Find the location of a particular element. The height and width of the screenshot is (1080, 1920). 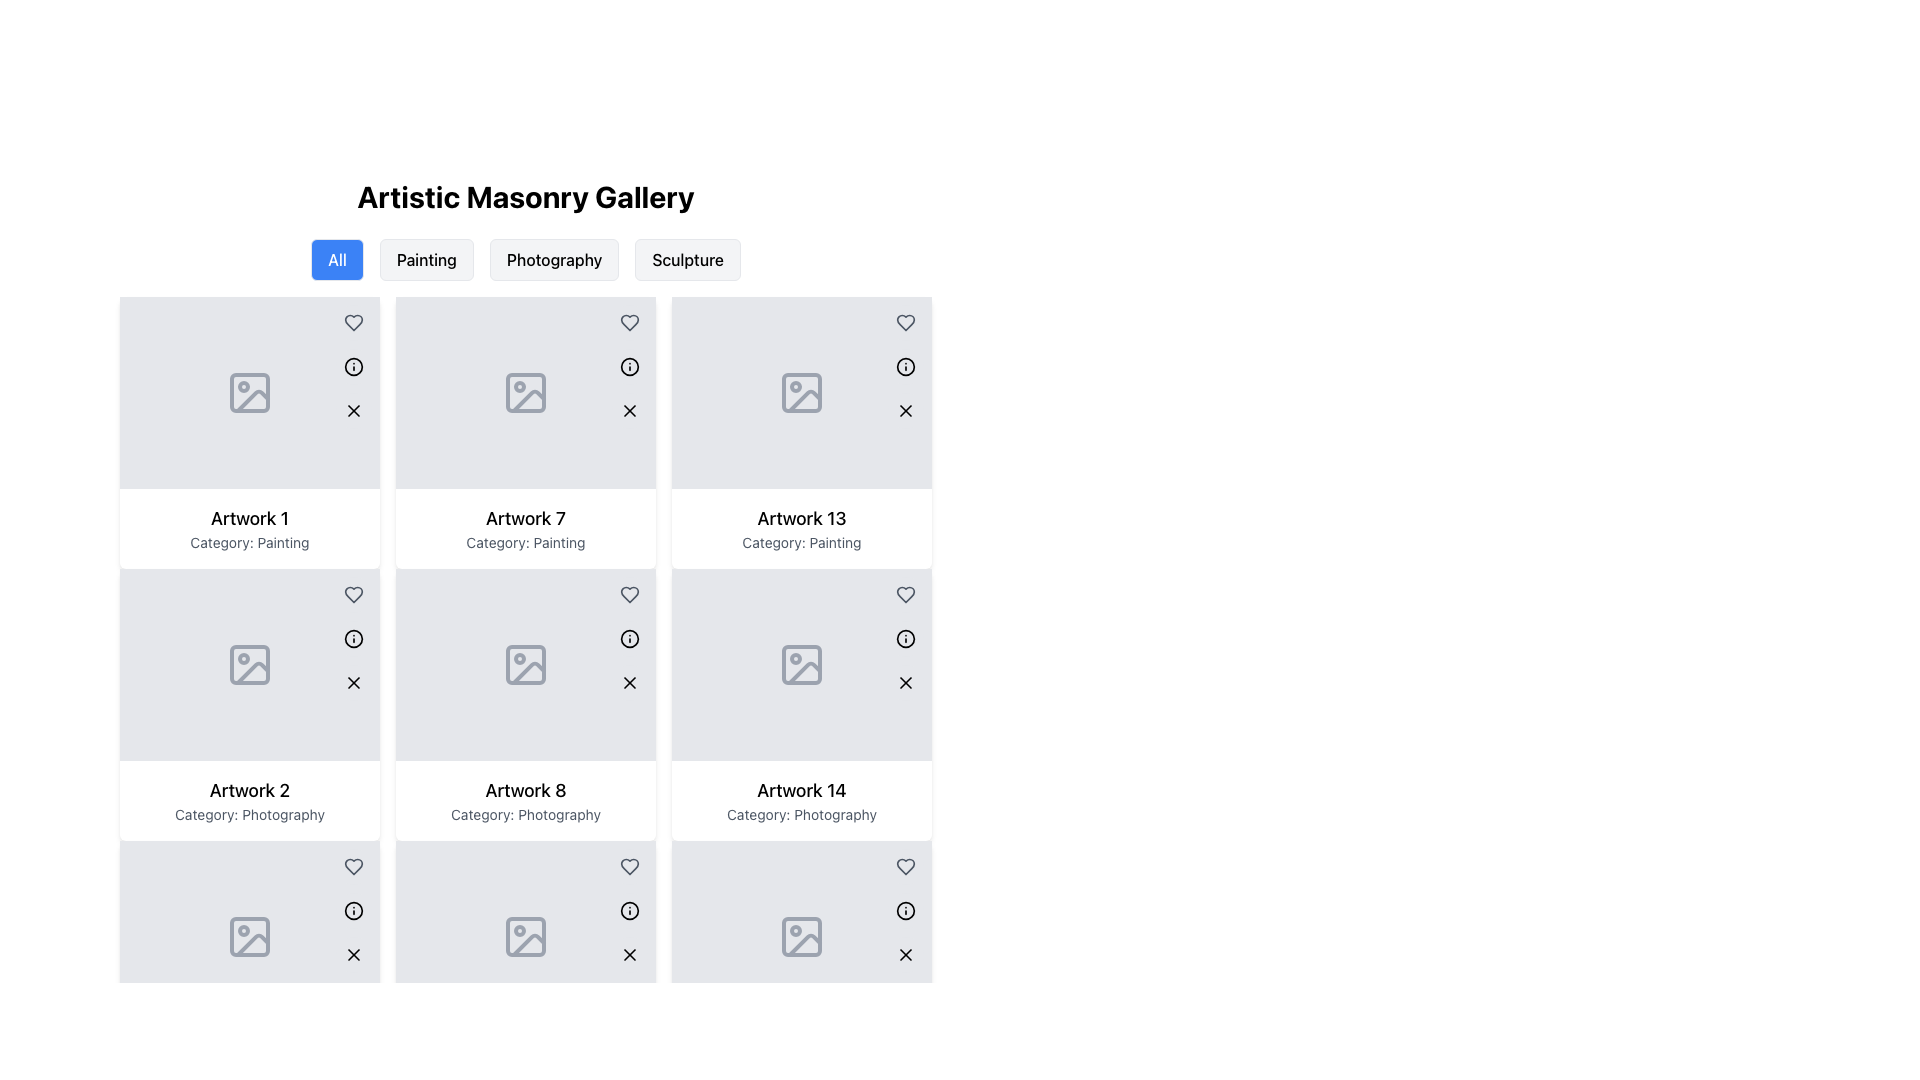

the text label that serves as the title or name associated with a particular artwork, located in the first column of the second row in a grid layout is located at coordinates (248, 789).